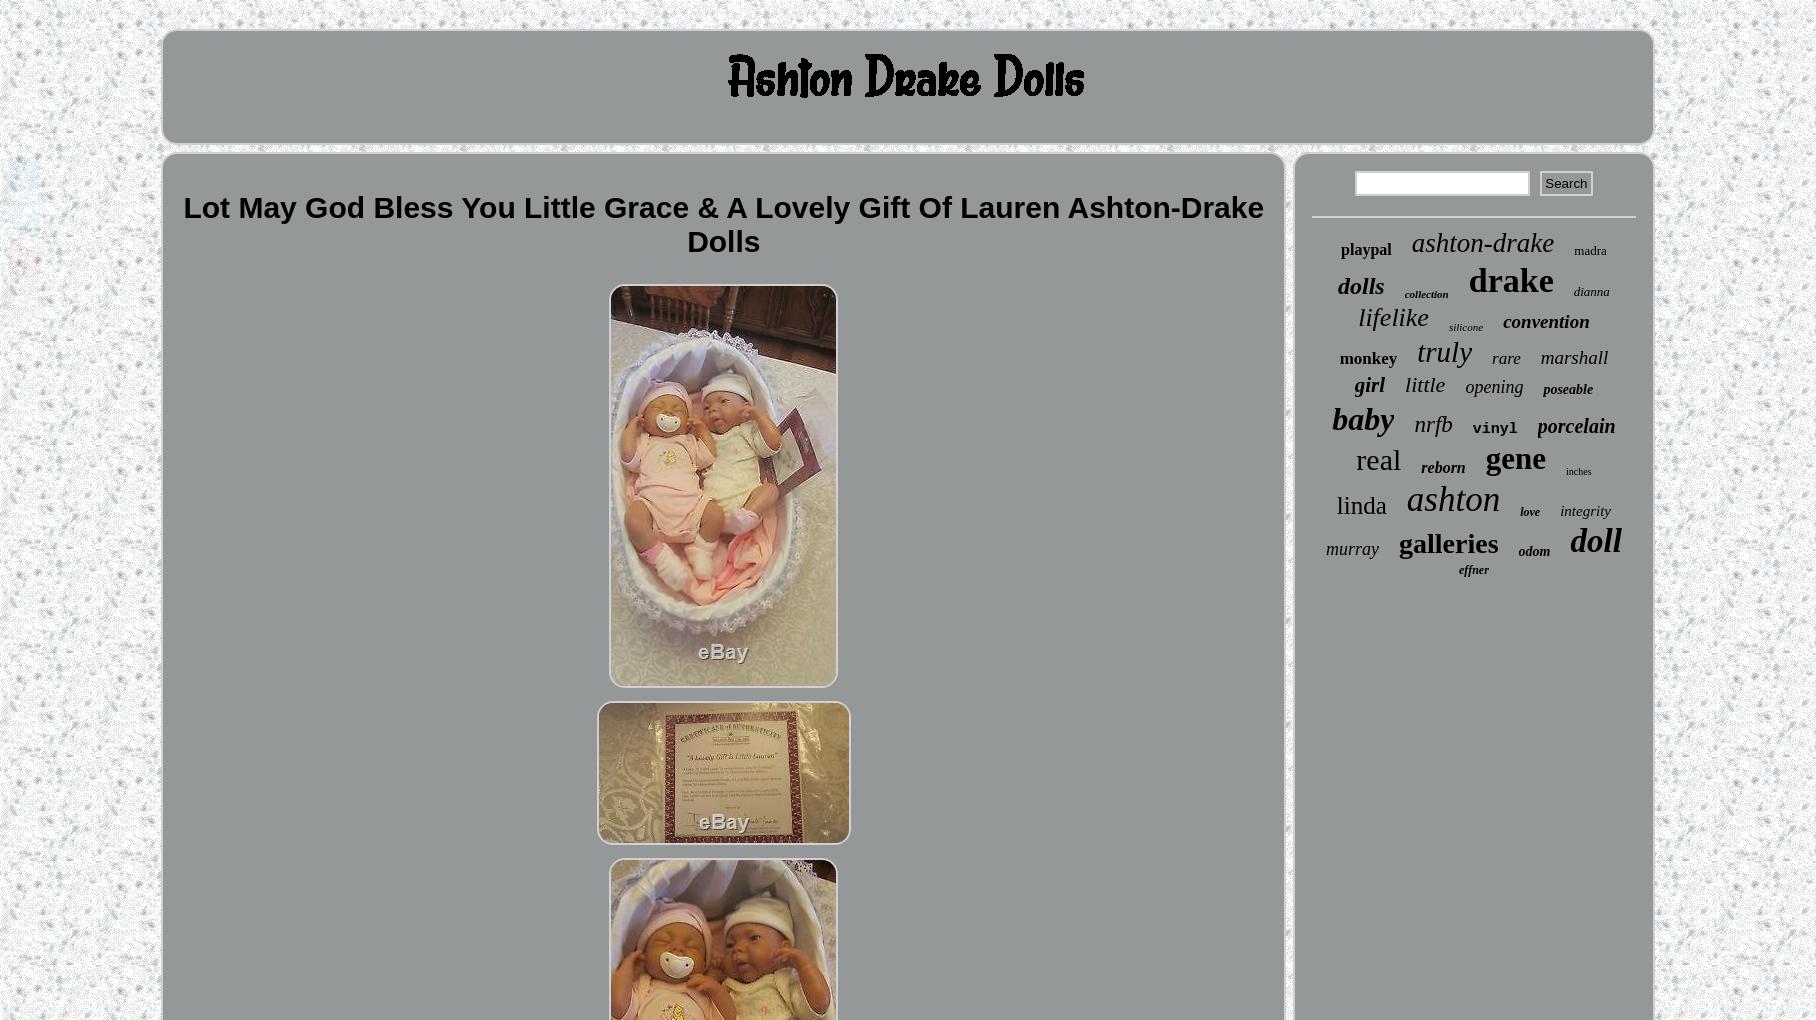  I want to click on 'dolls', so click(1359, 285).